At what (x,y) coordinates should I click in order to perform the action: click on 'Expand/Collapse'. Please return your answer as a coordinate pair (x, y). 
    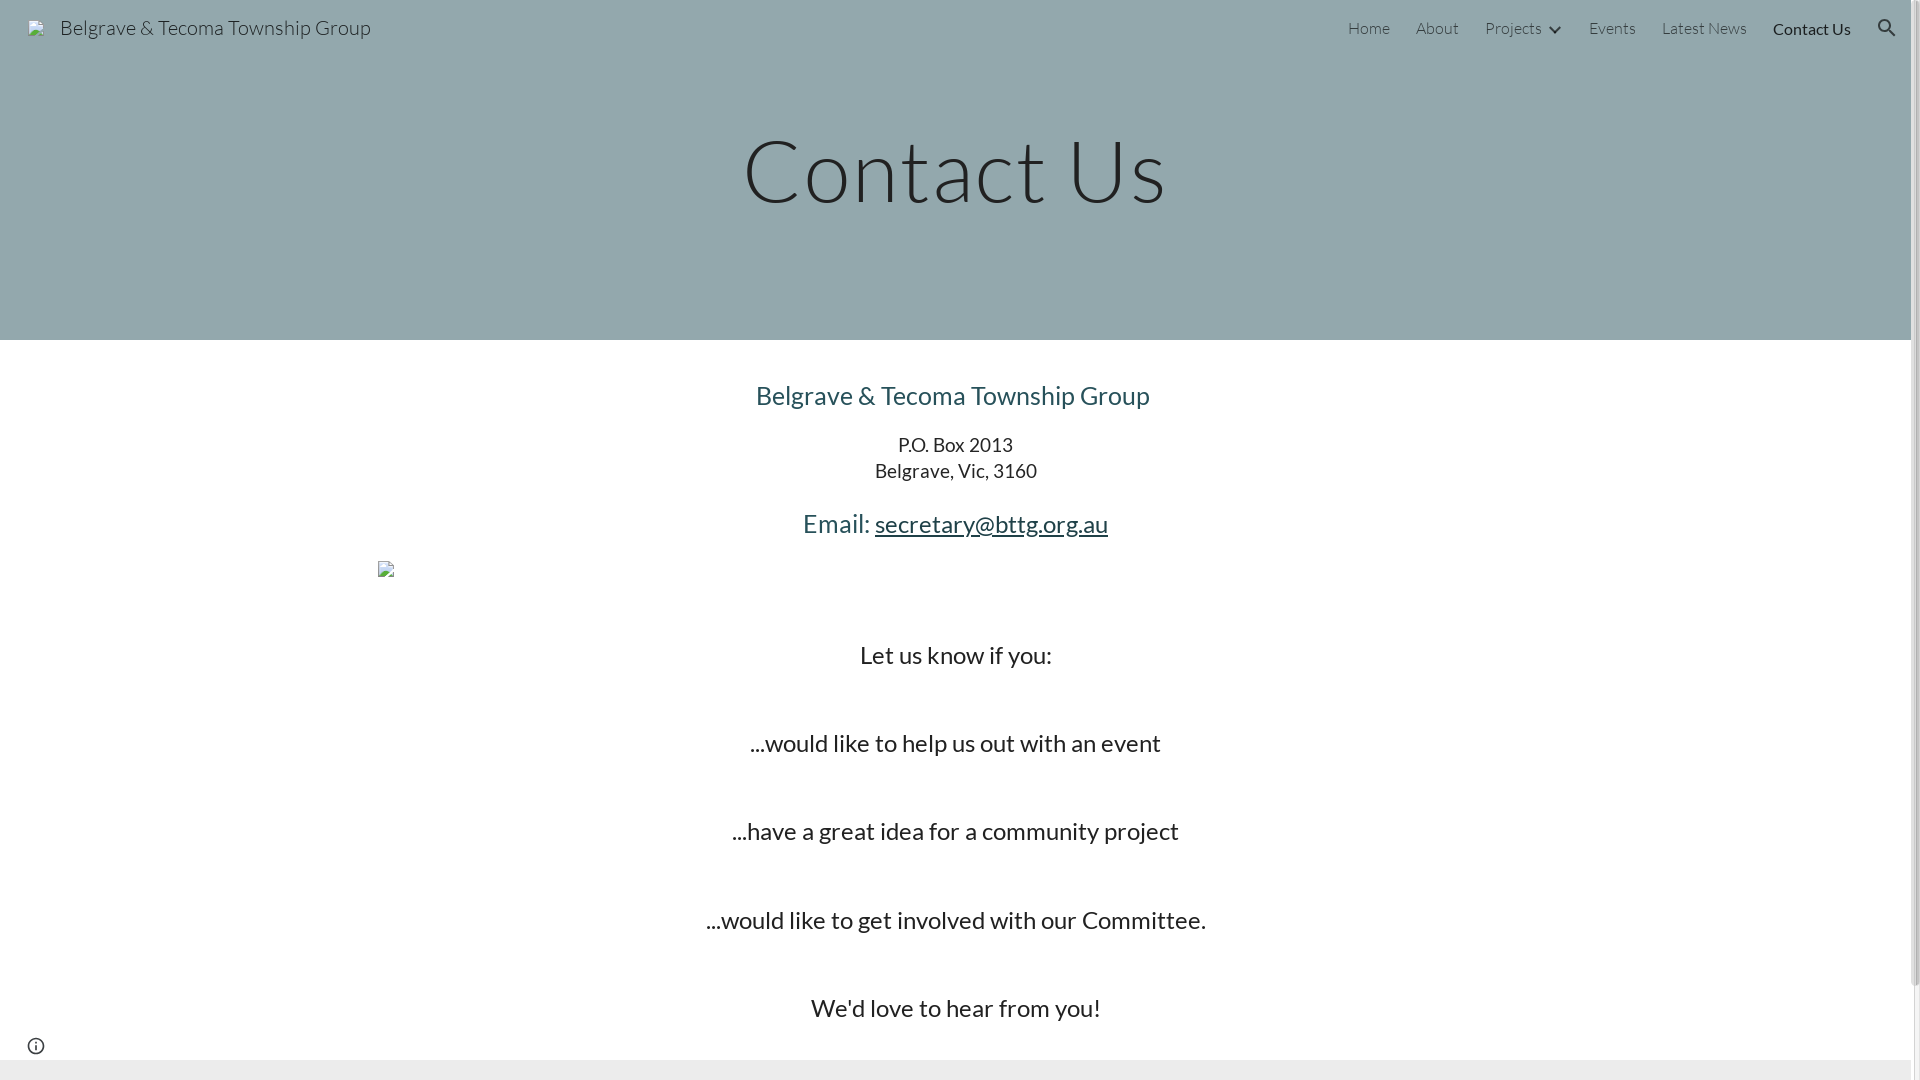
    Looking at the image, I should click on (1553, 27).